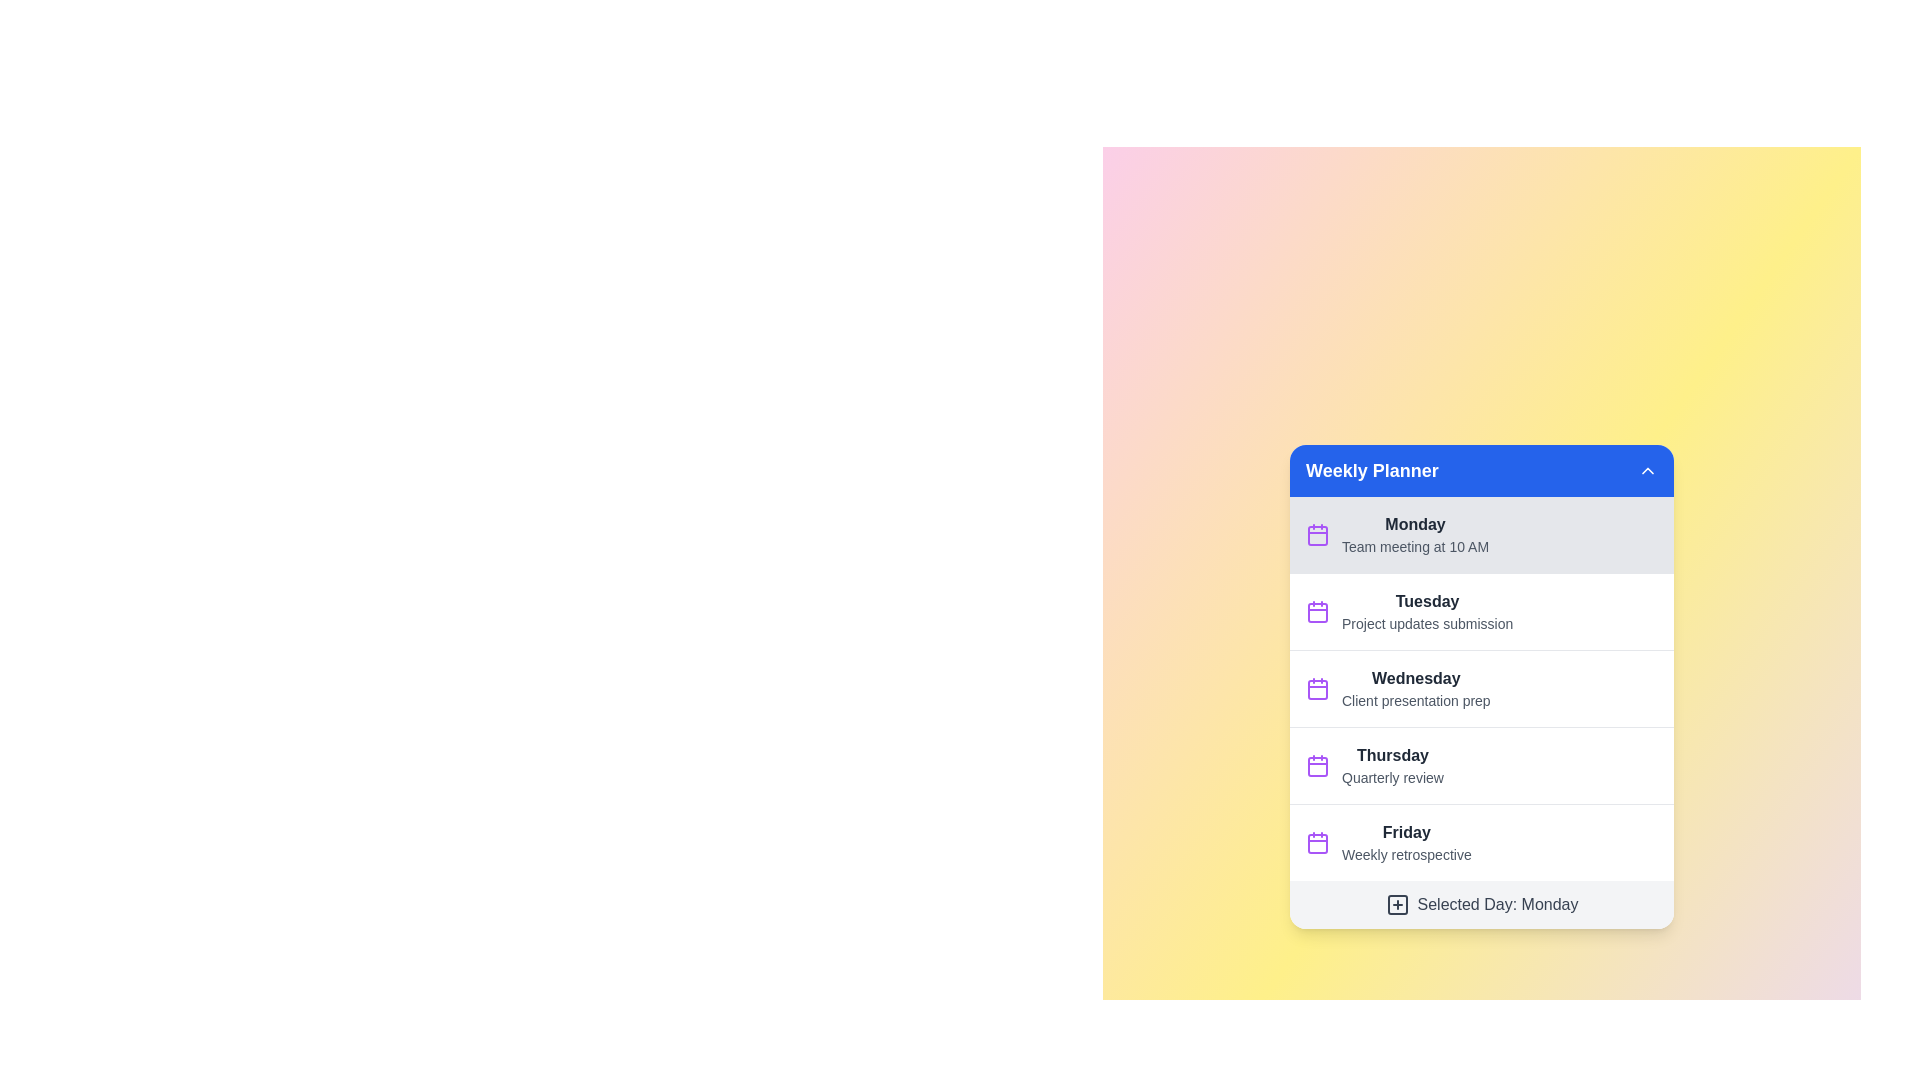 The height and width of the screenshot is (1080, 1920). Describe the element at coordinates (1647, 470) in the screenshot. I see `expand/collapse button to toggle the visibility of the planner menu` at that location.